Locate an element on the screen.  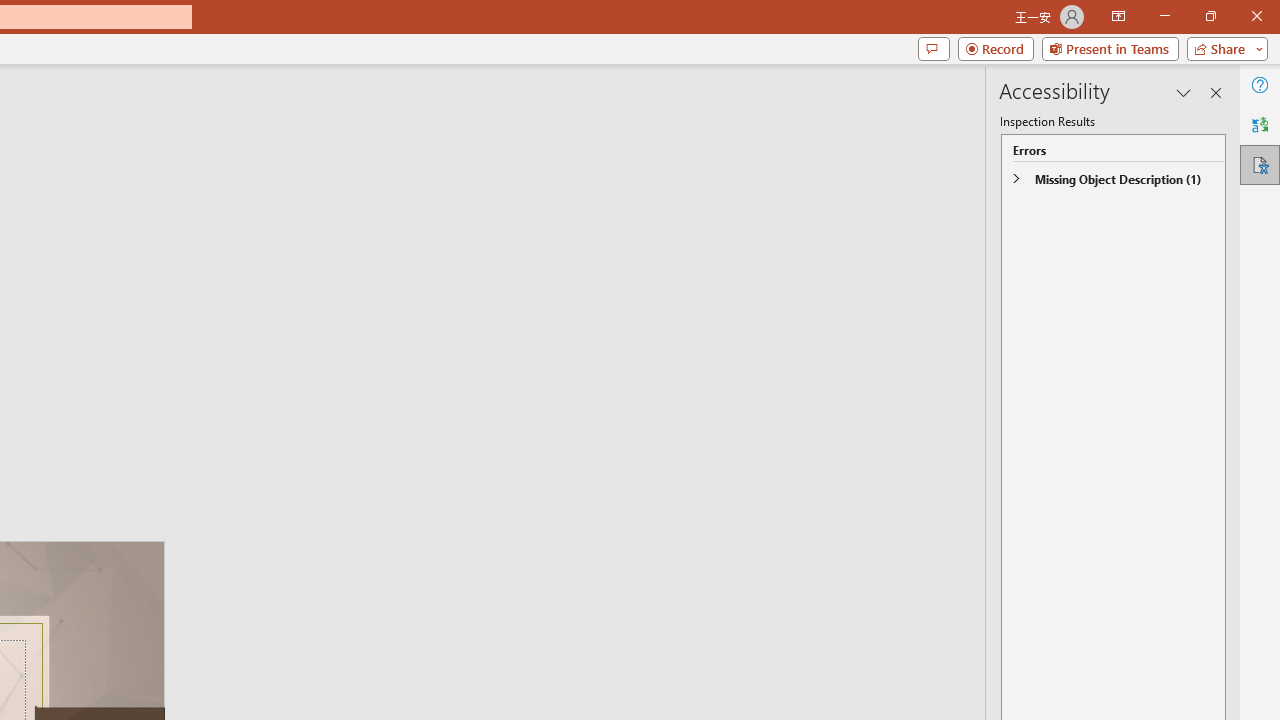
'Restore Down' is located at coordinates (1209, 16).